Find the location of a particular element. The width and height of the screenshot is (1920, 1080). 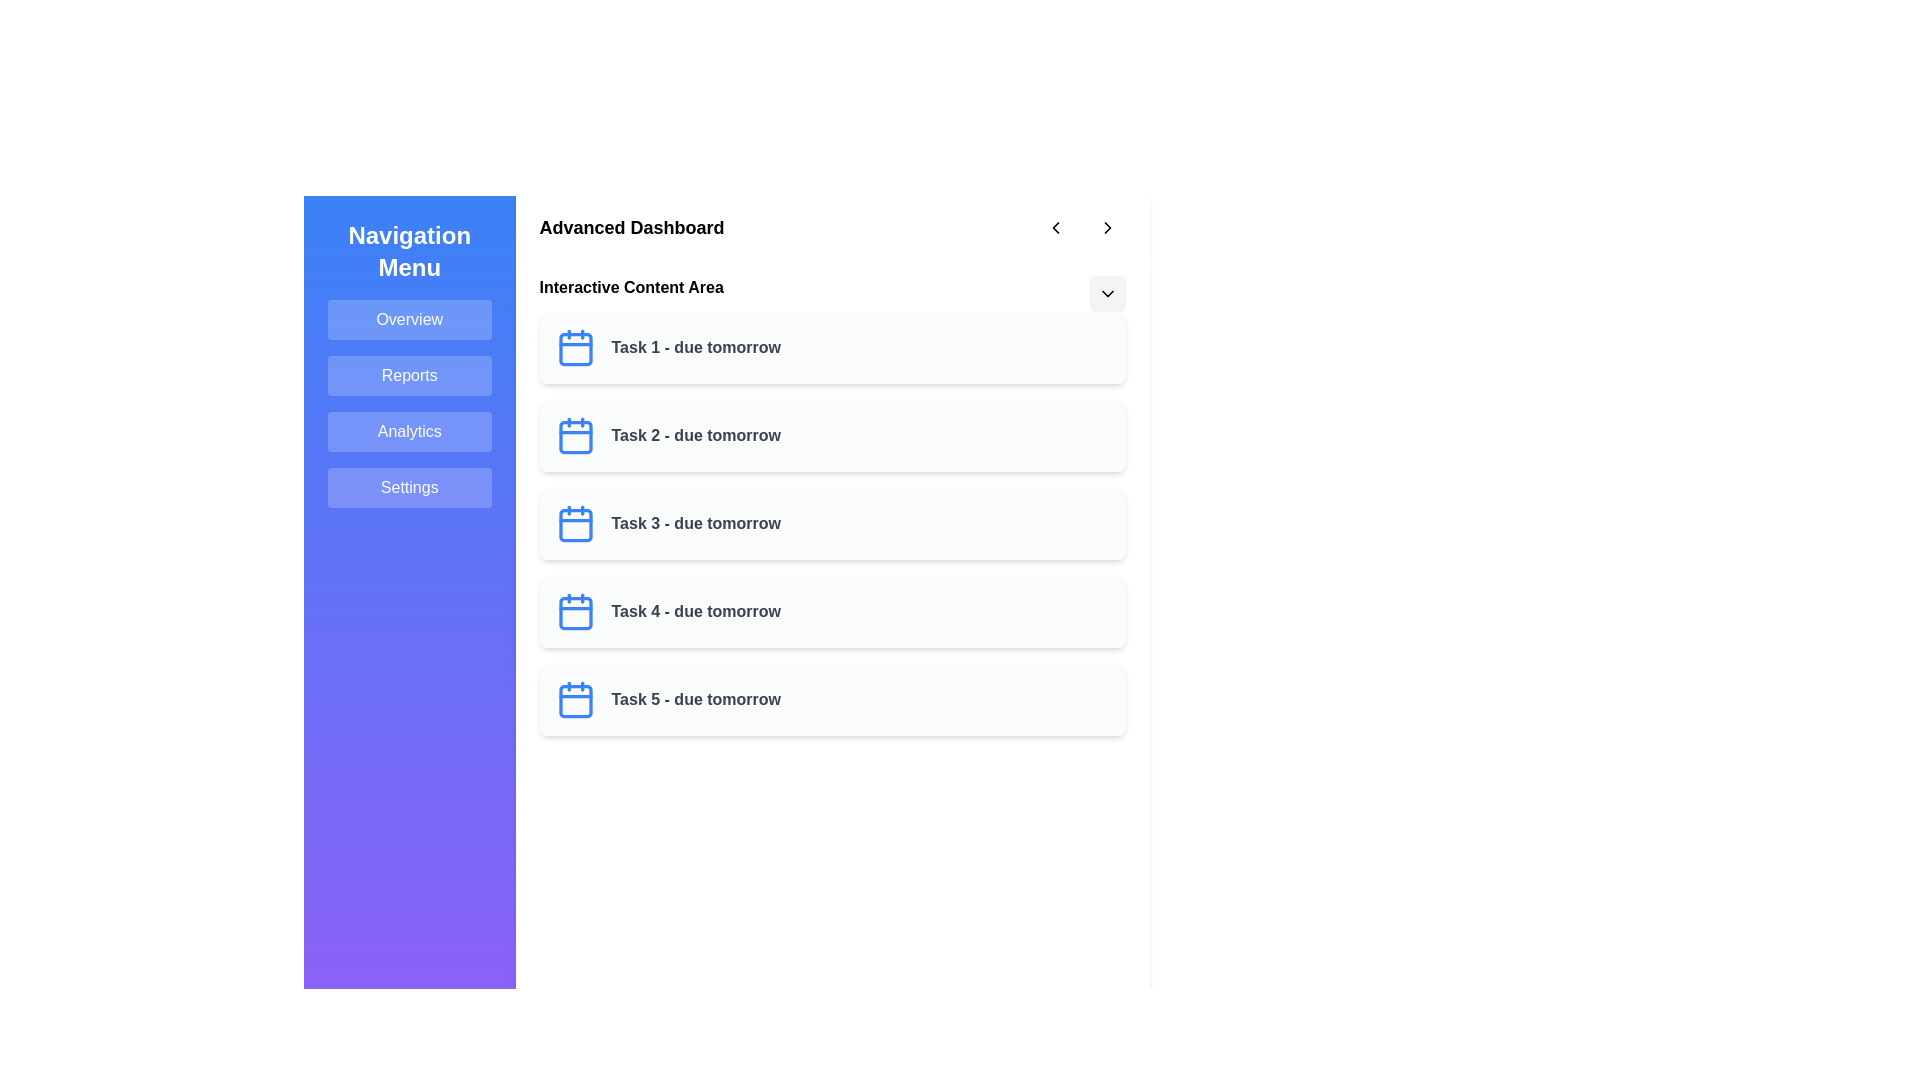

the Dropdown toggle icon located near the top-right of the interactive content area is located at coordinates (1107, 293).